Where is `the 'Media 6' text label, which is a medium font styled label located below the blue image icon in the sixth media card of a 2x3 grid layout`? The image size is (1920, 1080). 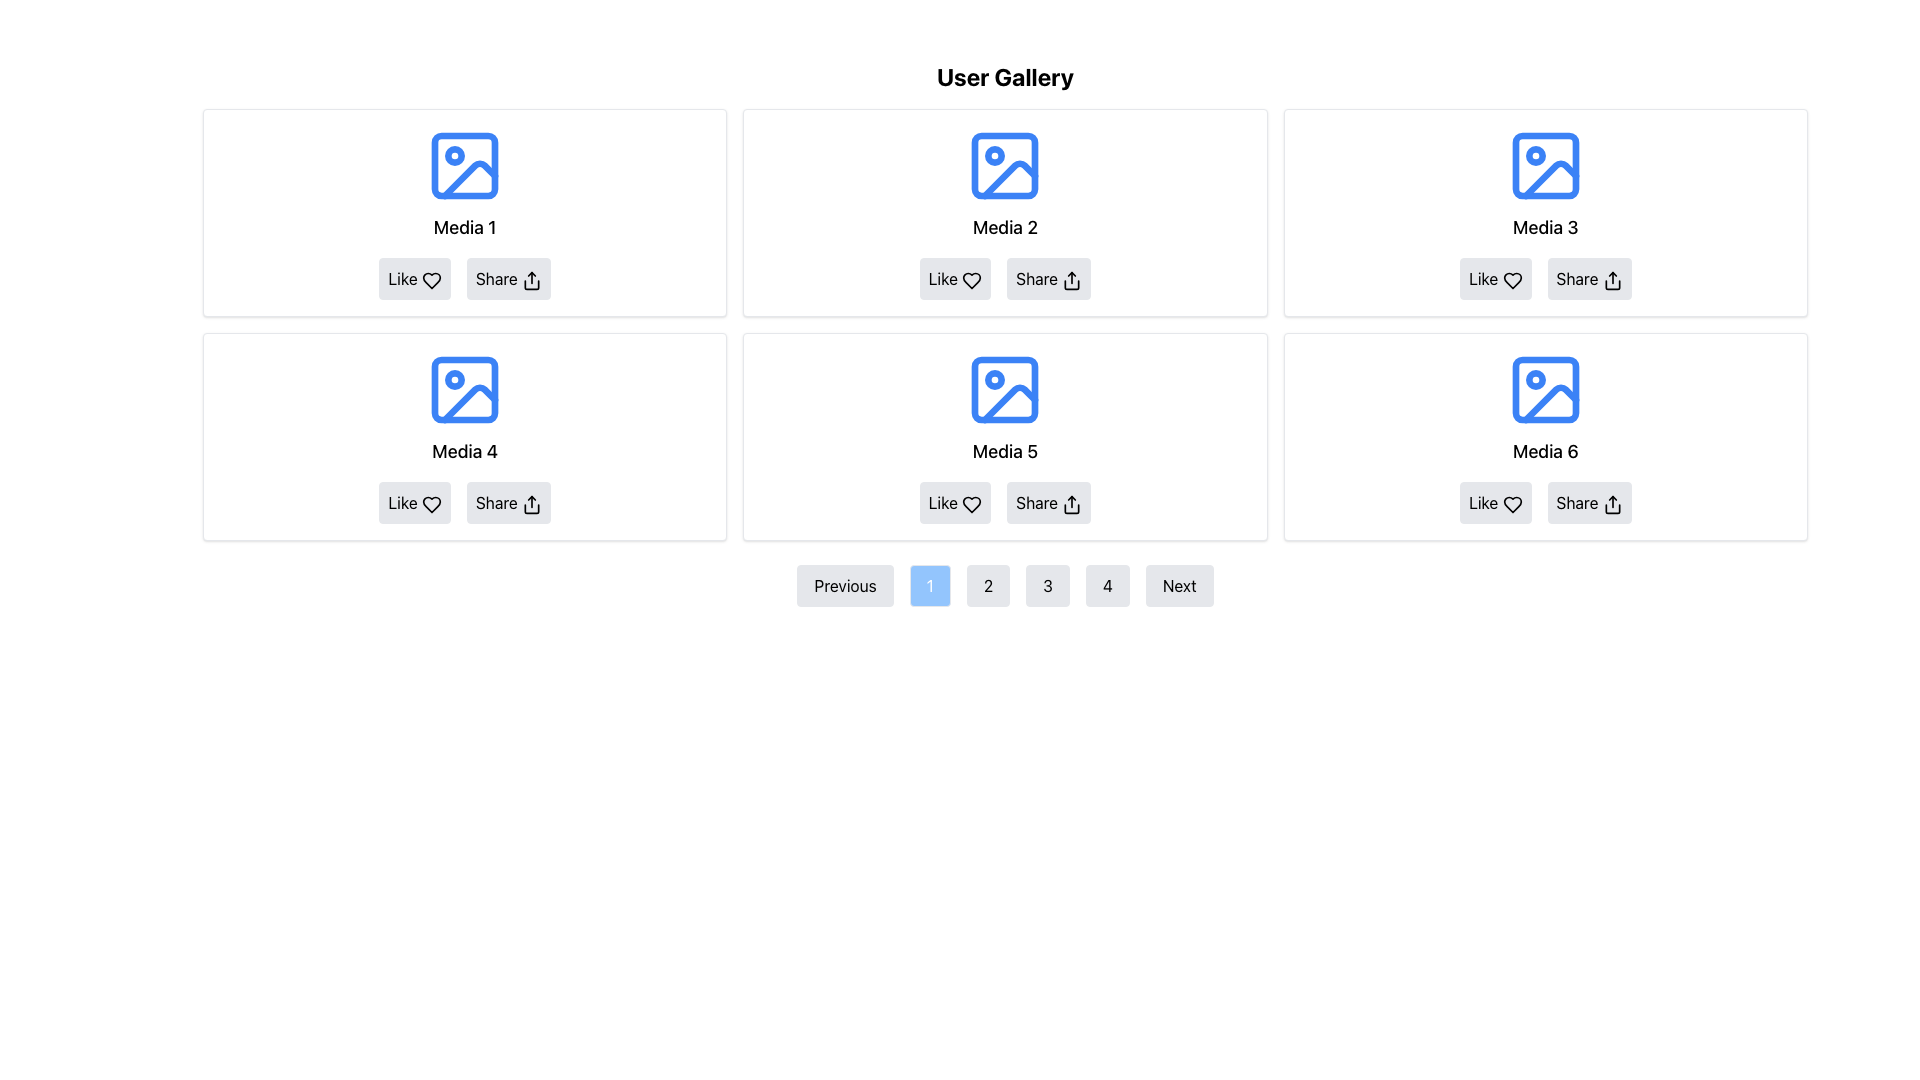 the 'Media 6' text label, which is a medium font styled label located below the blue image icon in the sixth media card of a 2x3 grid layout is located at coordinates (1544, 451).